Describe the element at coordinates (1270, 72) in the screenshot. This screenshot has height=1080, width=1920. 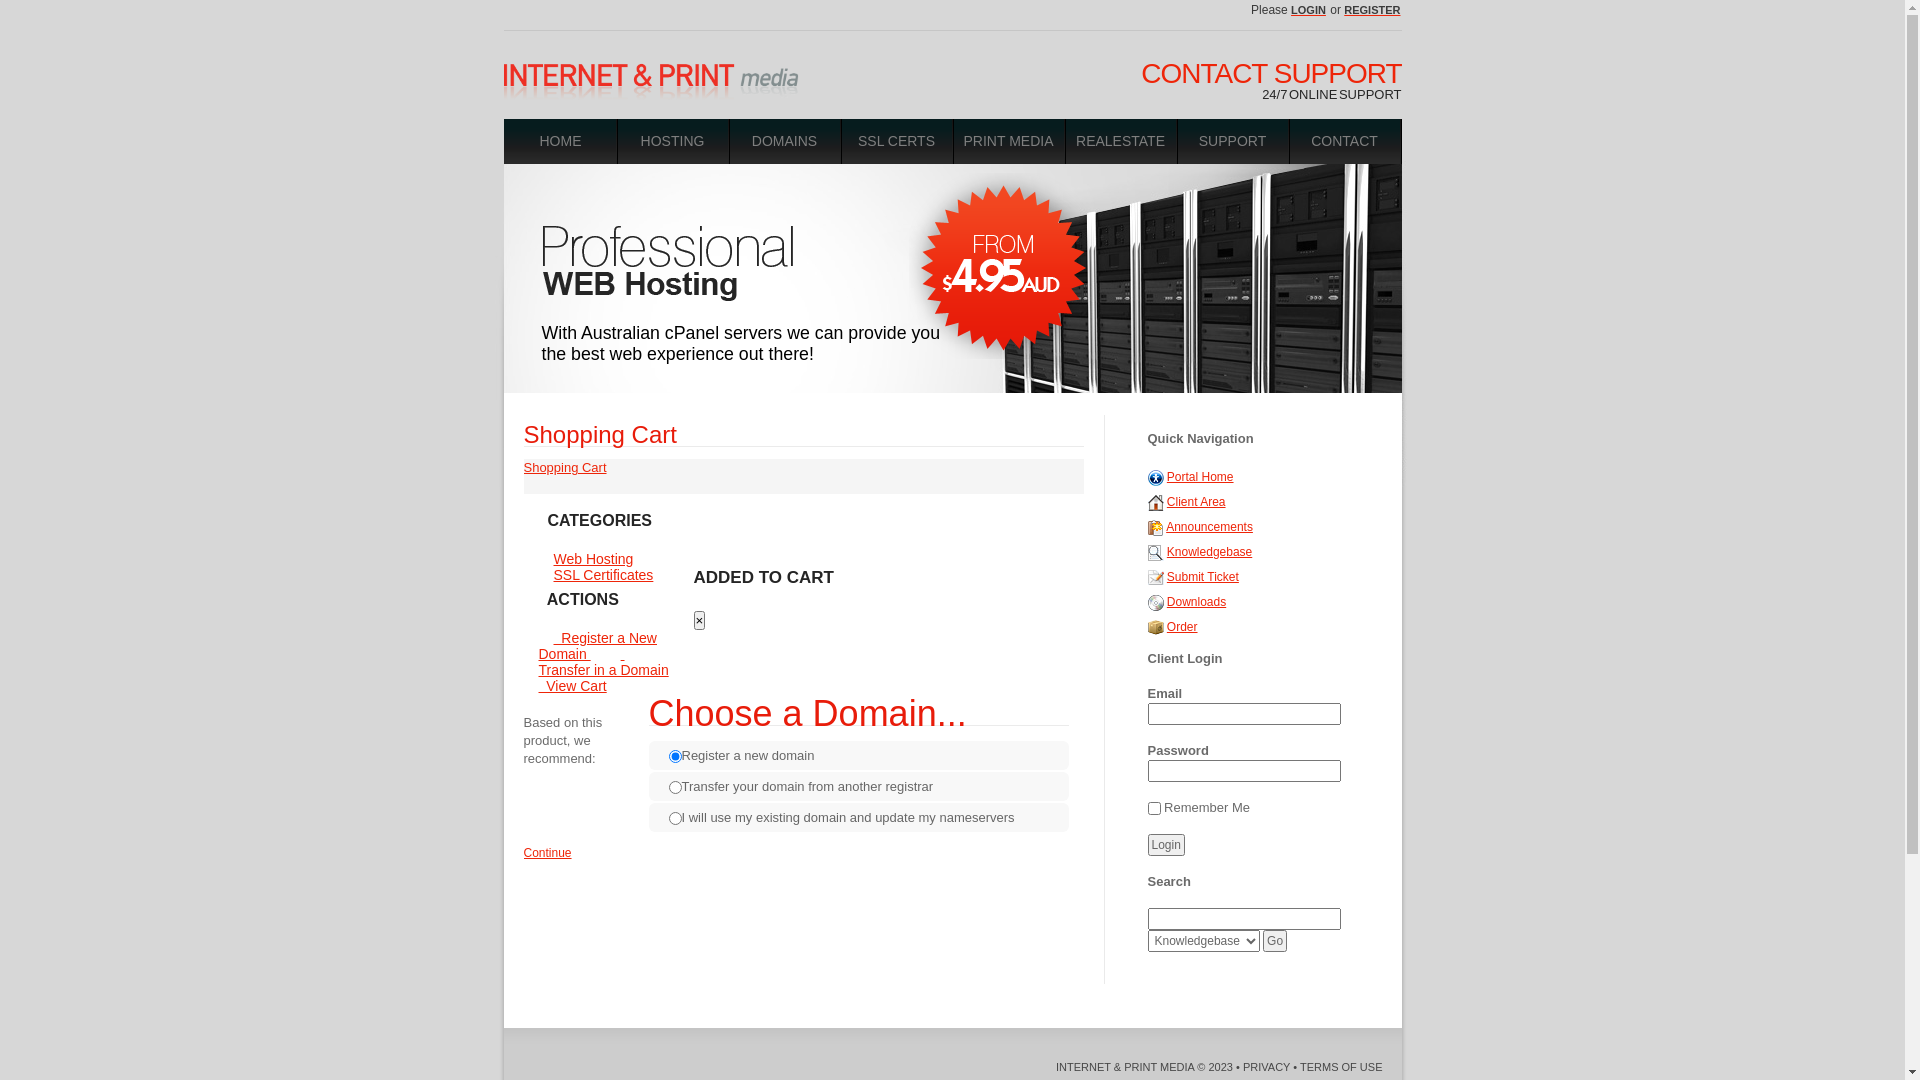
I see `'CONTACT SUPPORT'` at that location.